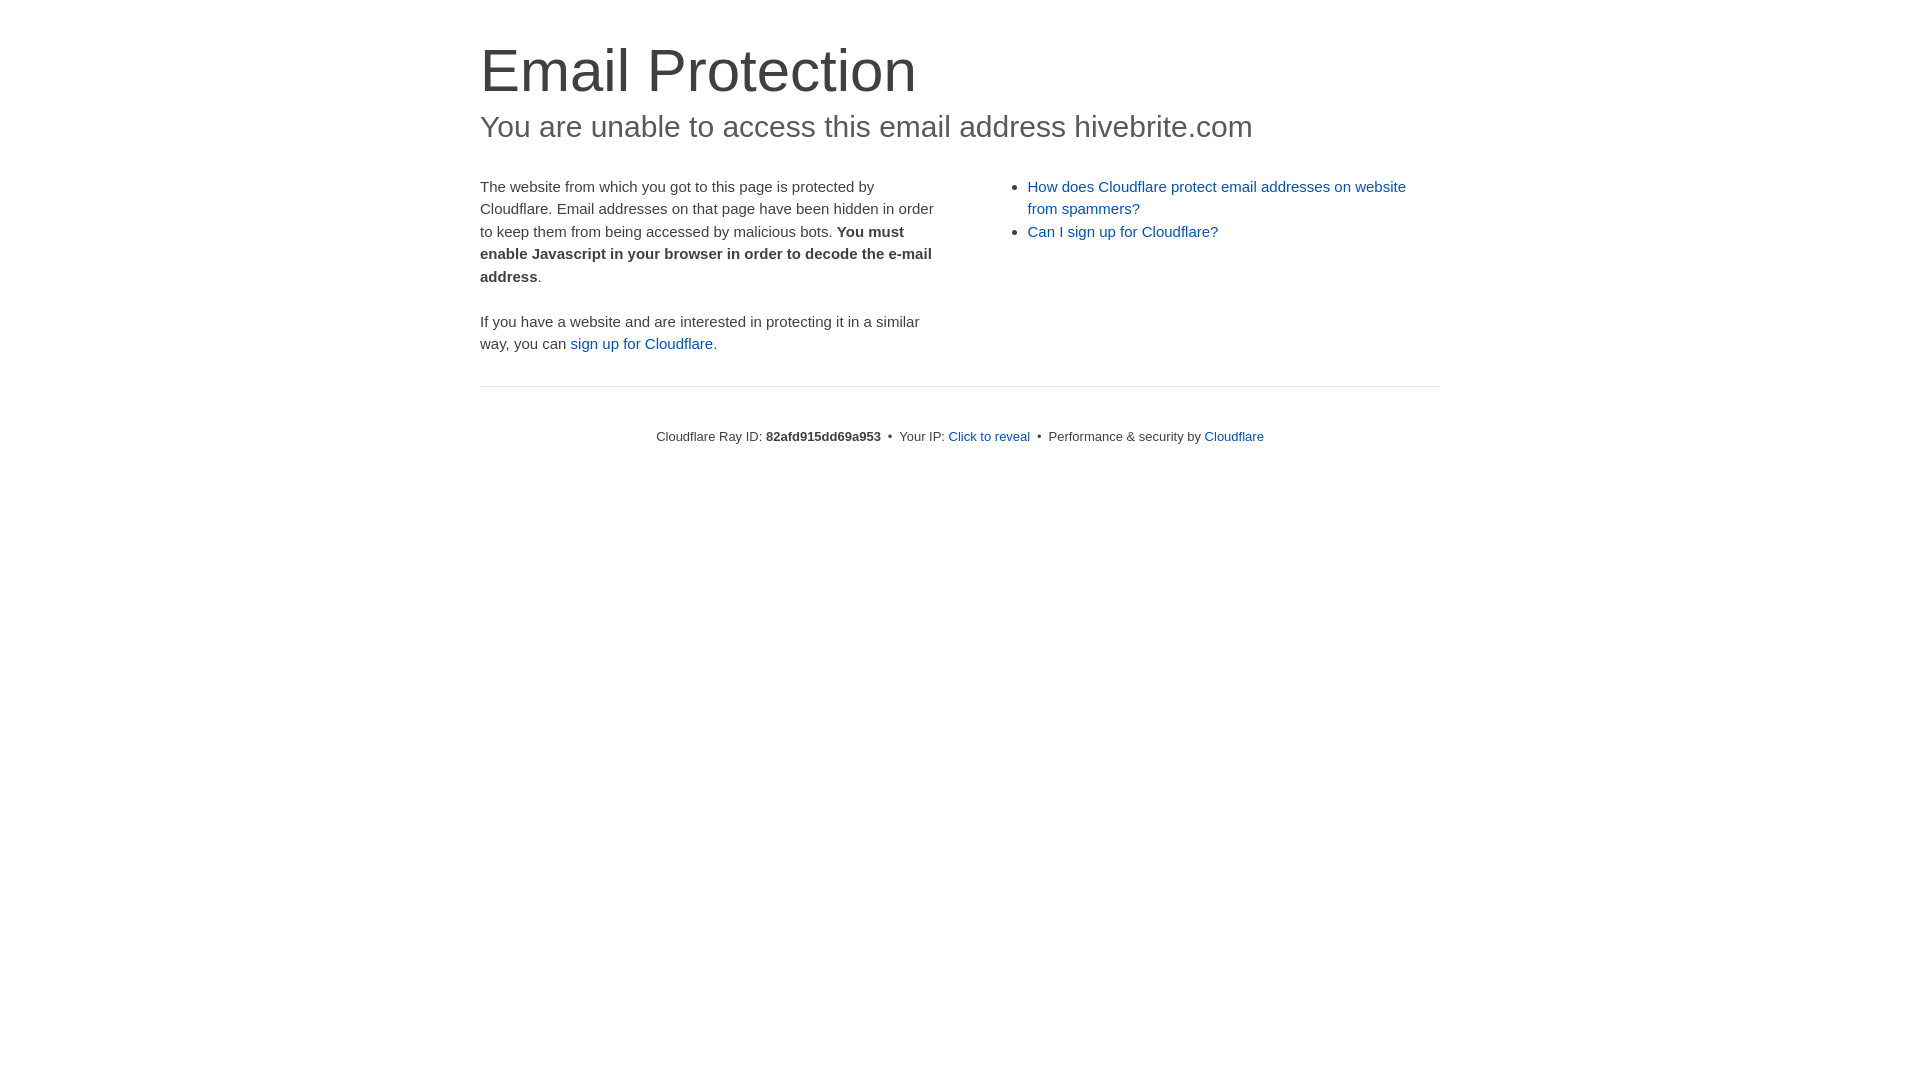 The image size is (1920, 1080). Describe the element at coordinates (989, 435) in the screenshot. I see `'Click to reveal'` at that location.